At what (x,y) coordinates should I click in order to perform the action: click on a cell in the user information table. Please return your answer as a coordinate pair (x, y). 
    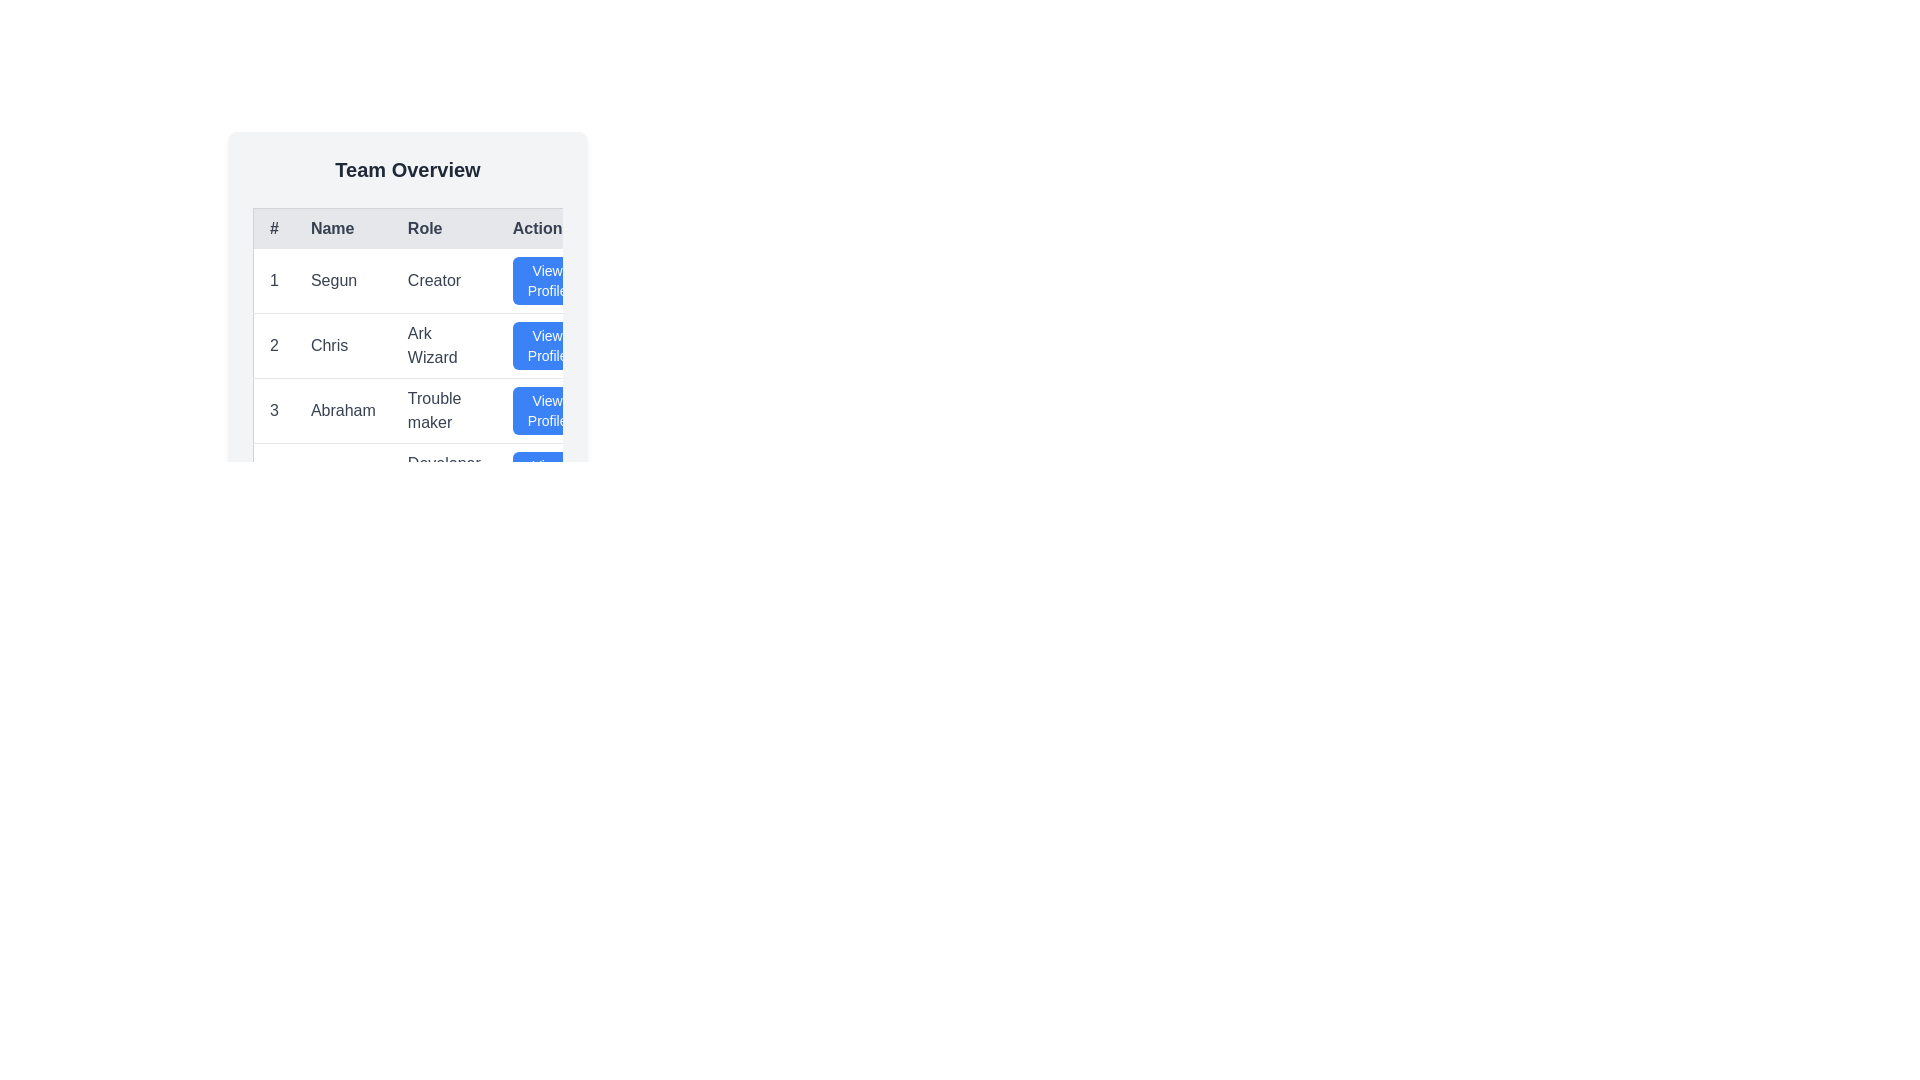
    Looking at the image, I should click on (434, 357).